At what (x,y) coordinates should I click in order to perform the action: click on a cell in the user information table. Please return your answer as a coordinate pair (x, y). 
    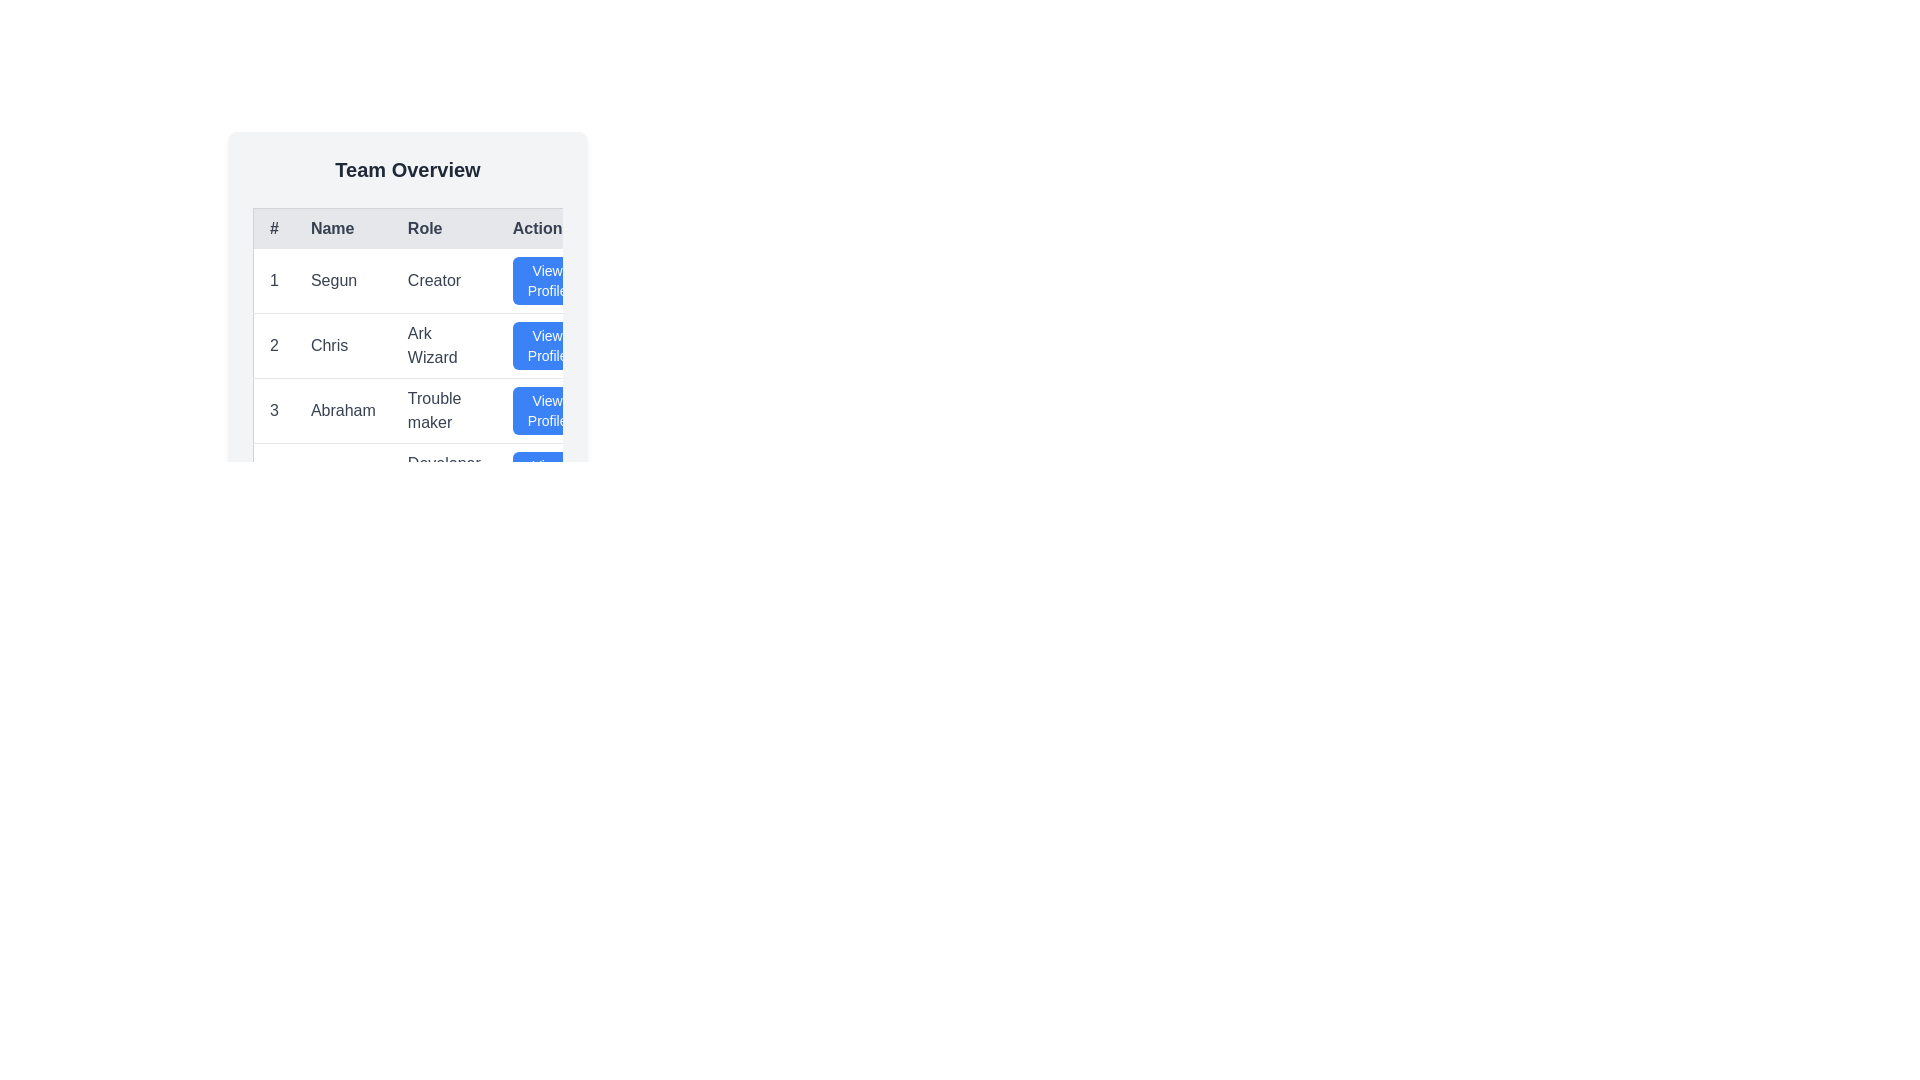
    Looking at the image, I should click on (434, 357).